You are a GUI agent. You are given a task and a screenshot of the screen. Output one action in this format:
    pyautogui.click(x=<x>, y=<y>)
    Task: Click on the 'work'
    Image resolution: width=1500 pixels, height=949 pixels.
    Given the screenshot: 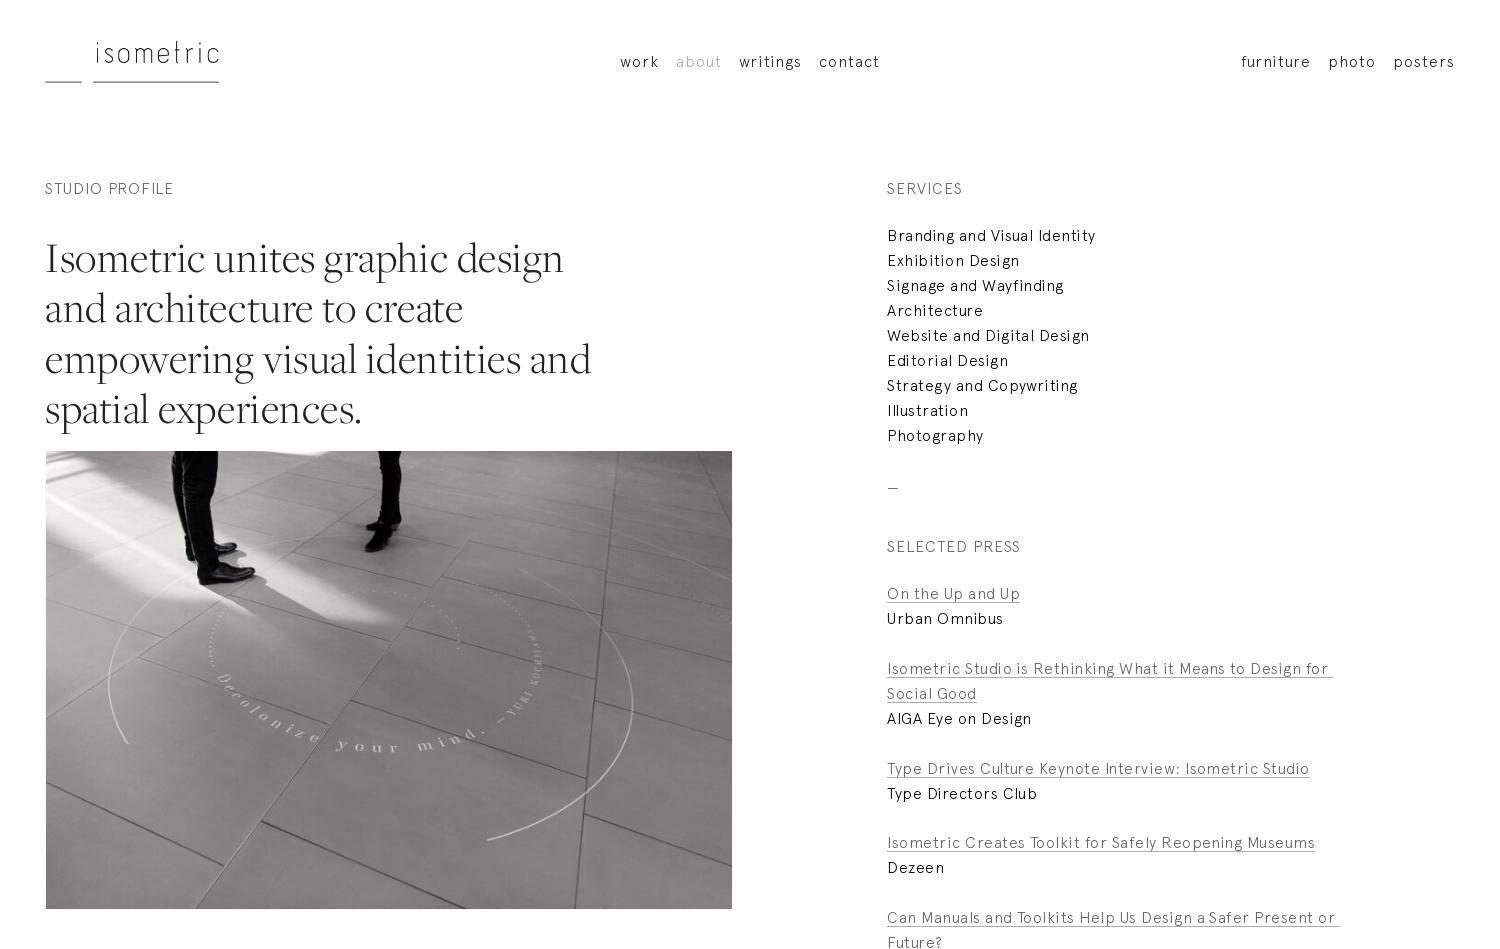 What is the action you would take?
    pyautogui.click(x=618, y=59)
    